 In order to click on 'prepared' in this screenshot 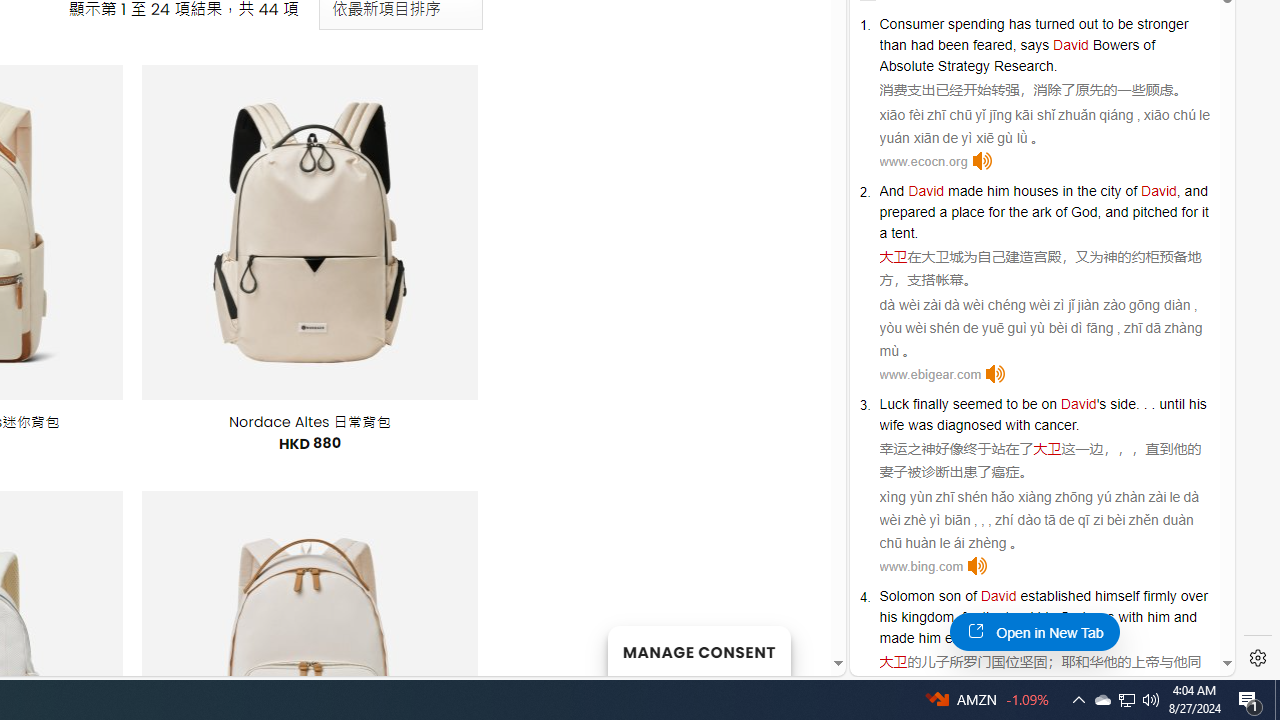, I will do `click(906, 212)`.